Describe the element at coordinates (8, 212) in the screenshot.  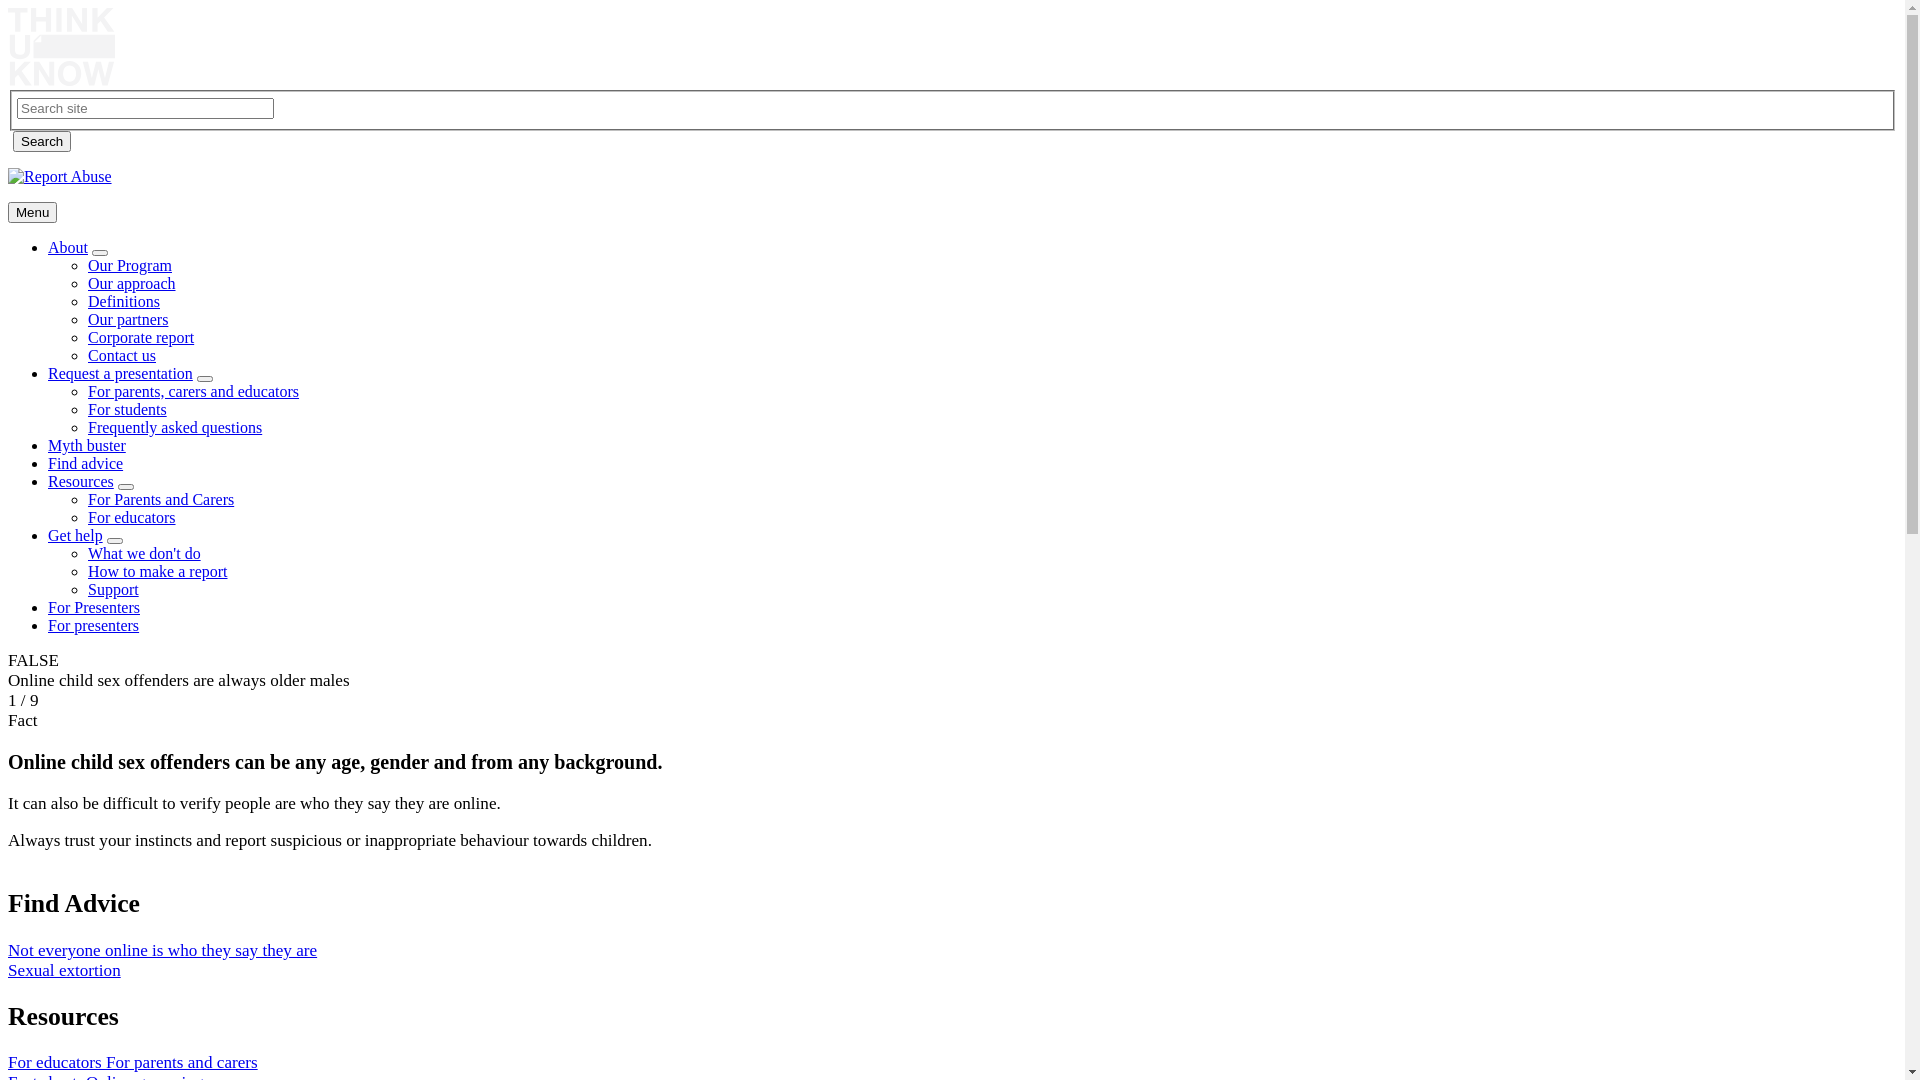
I see `'Menu'` at that location.